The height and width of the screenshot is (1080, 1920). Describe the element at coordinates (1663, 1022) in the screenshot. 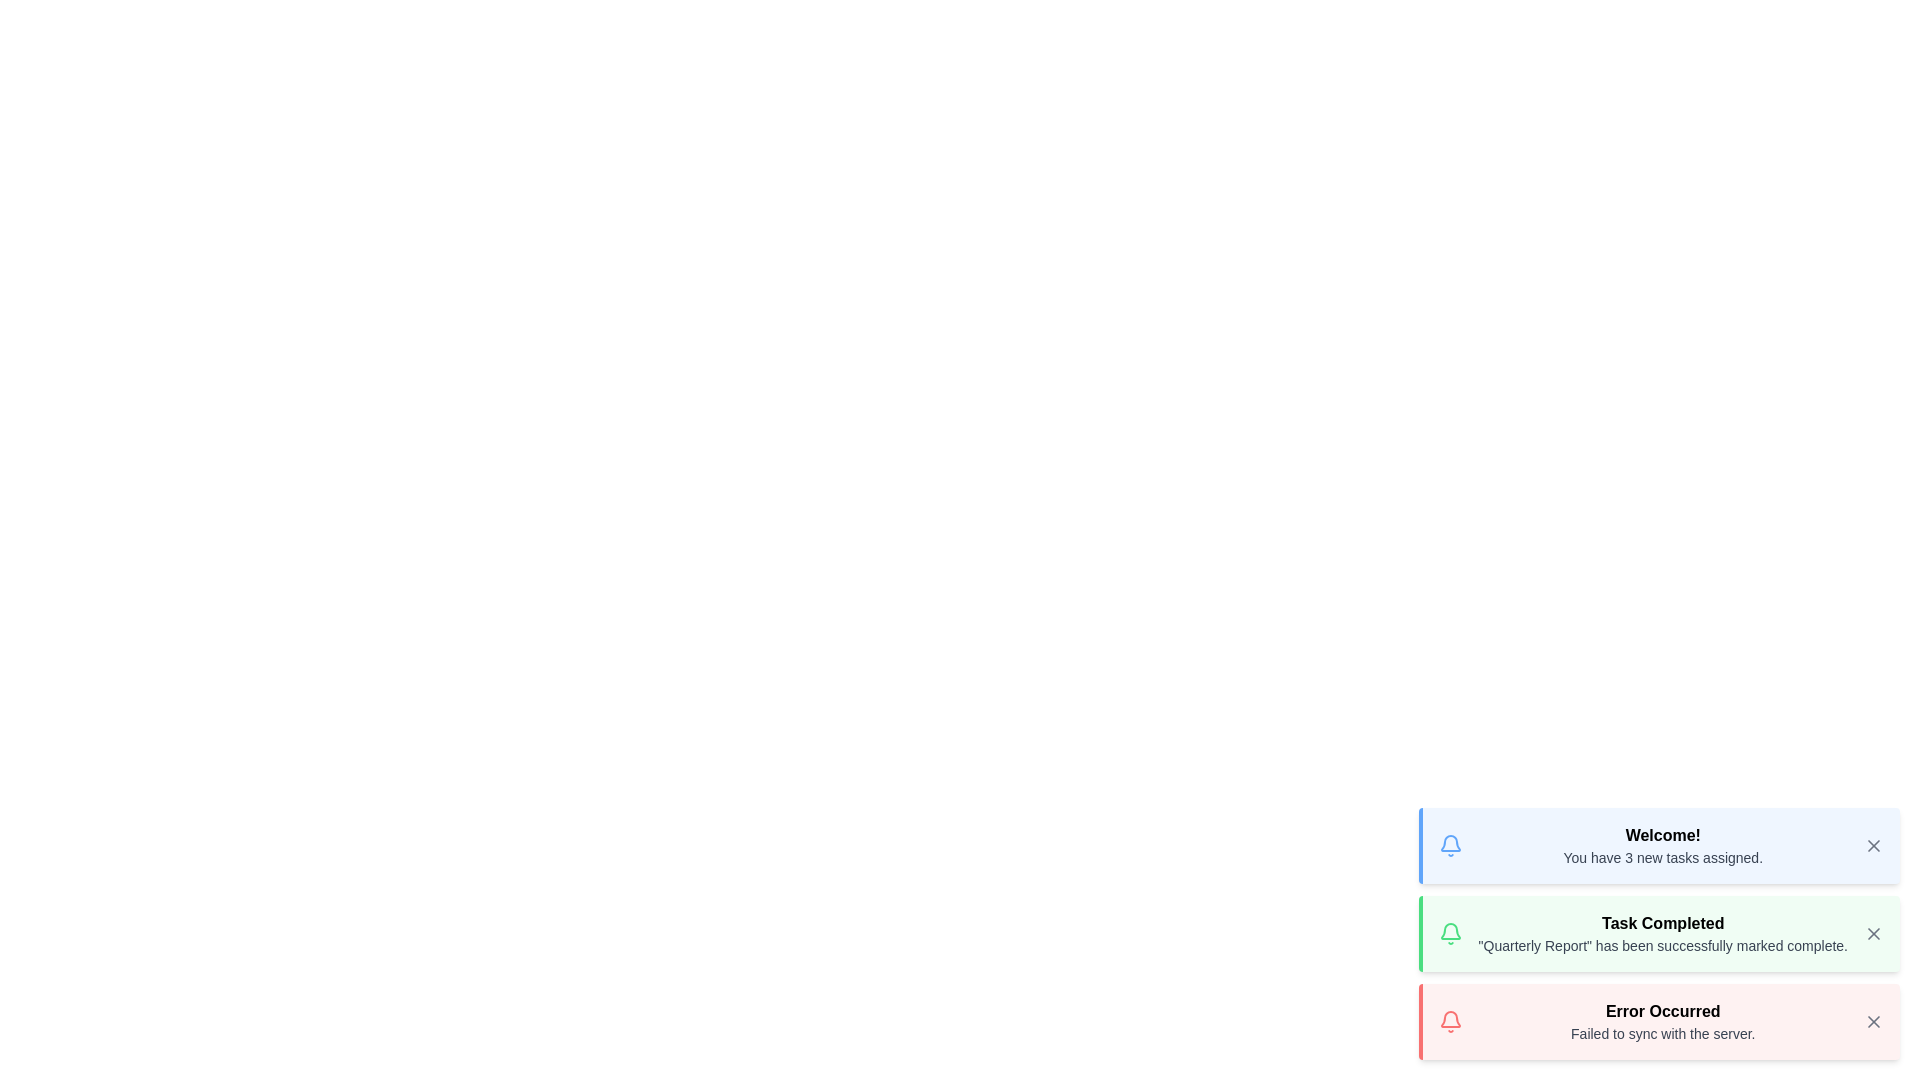

I see `the 'Error Occurred' text label, which displays a warning message about syncing issues with a light red background` at that location.